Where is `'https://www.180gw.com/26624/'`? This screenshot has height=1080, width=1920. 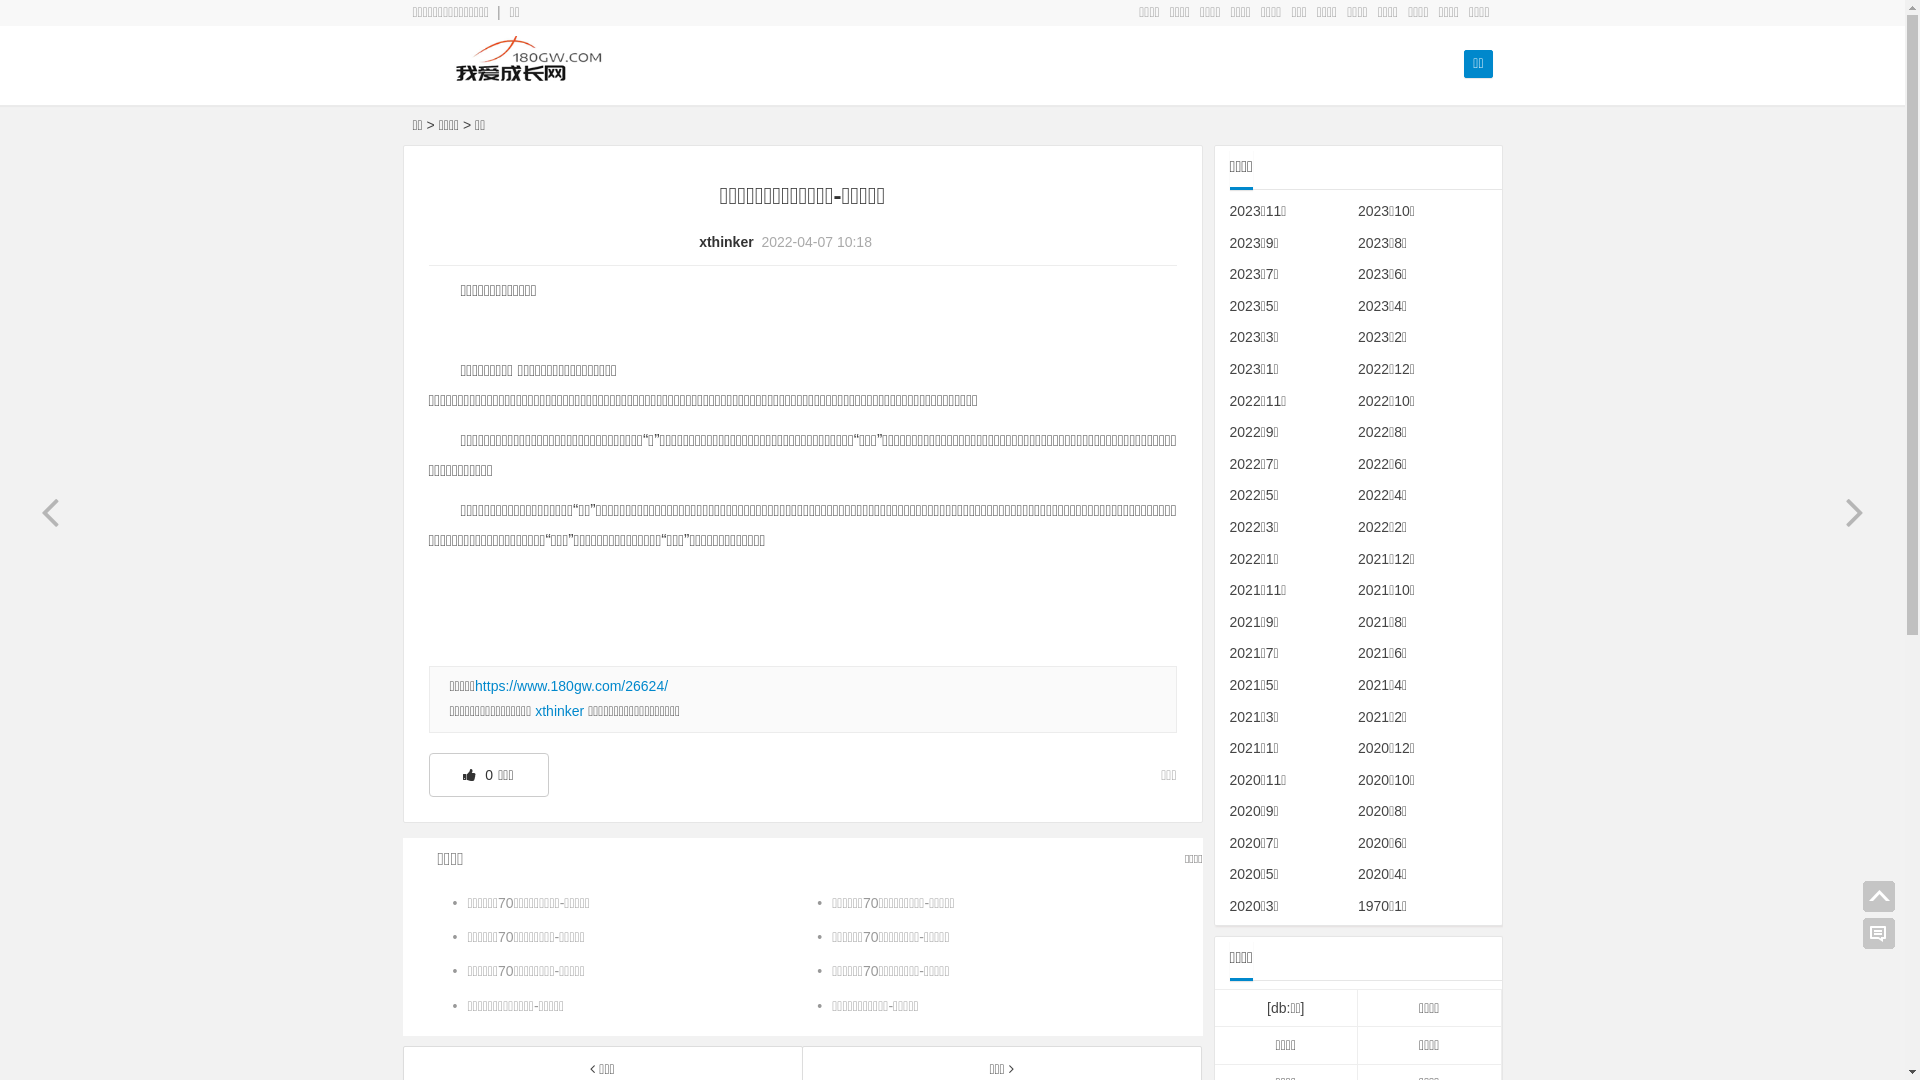 'https://www.180gw.com/26624/' is located at coordinates (570, 685).